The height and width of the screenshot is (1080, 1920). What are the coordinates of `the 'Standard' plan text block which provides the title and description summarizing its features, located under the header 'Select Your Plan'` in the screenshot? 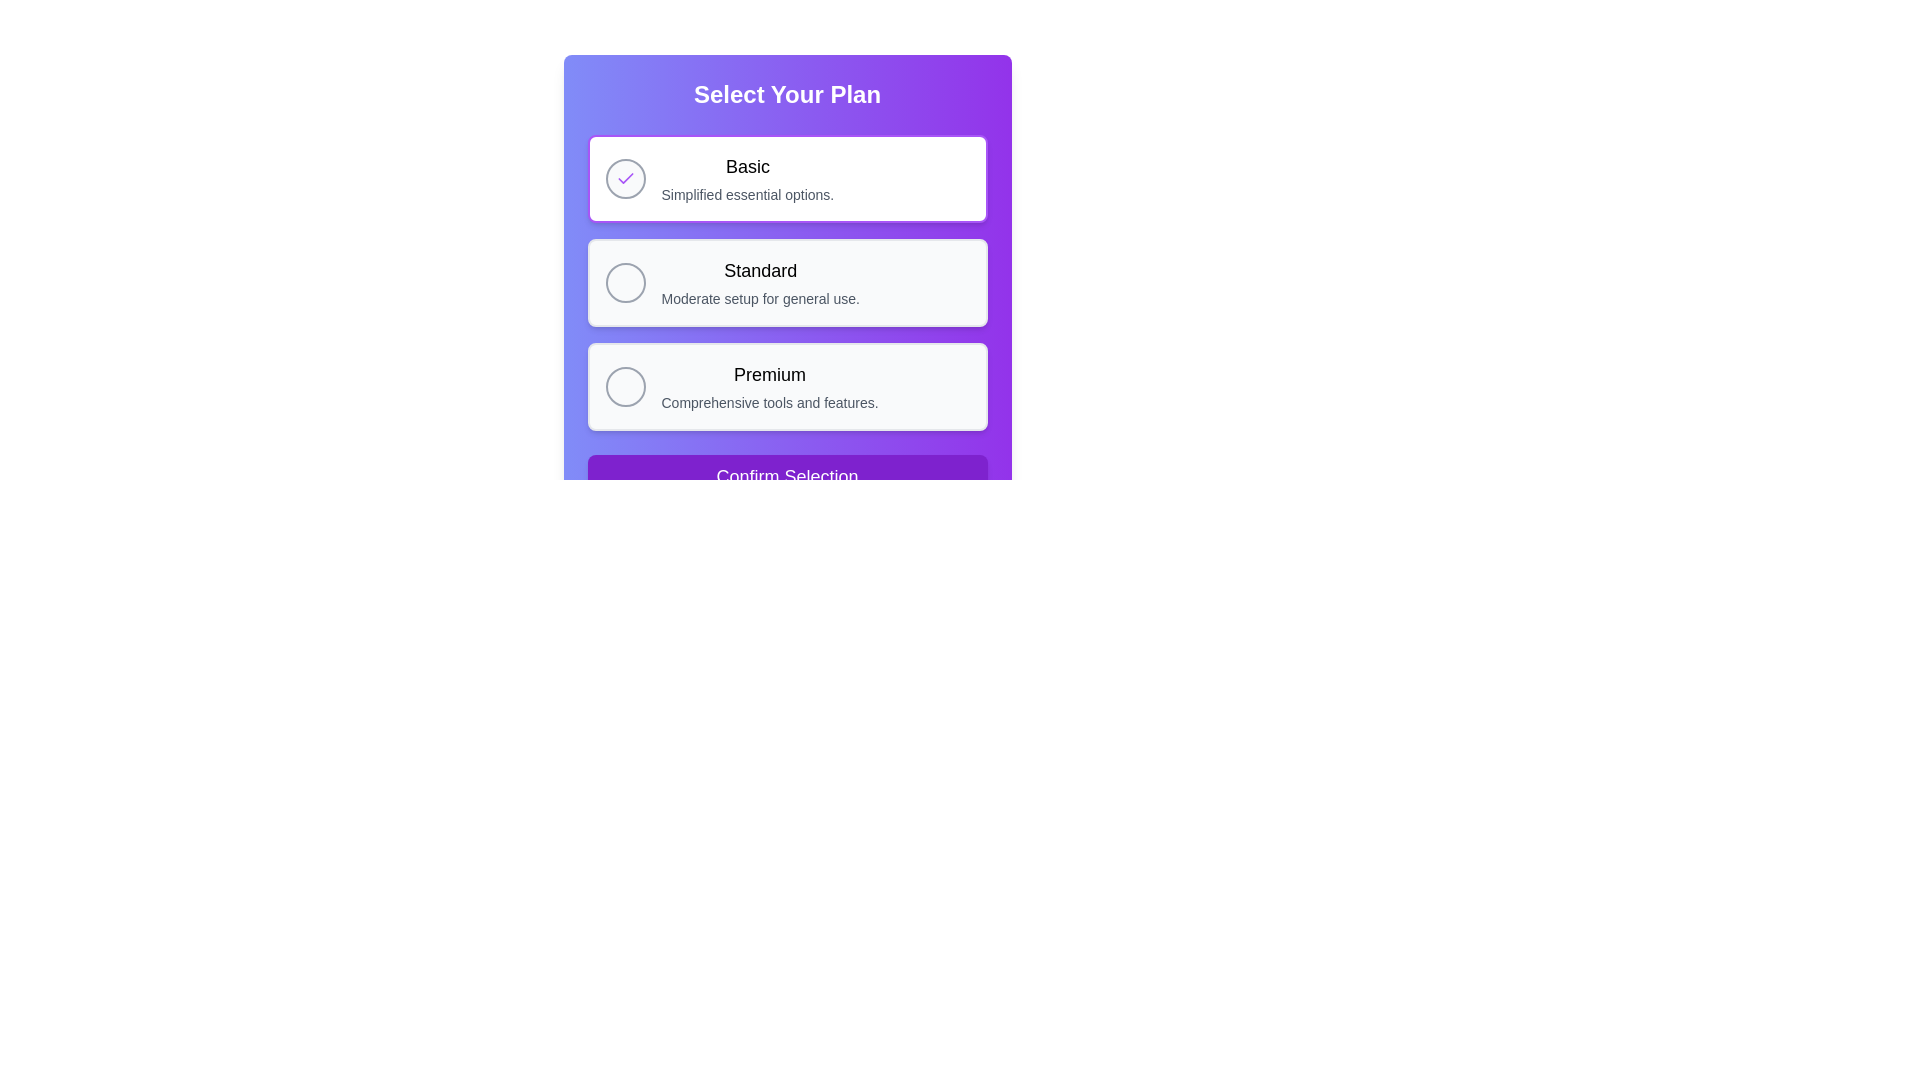 It's located at (759, 282).